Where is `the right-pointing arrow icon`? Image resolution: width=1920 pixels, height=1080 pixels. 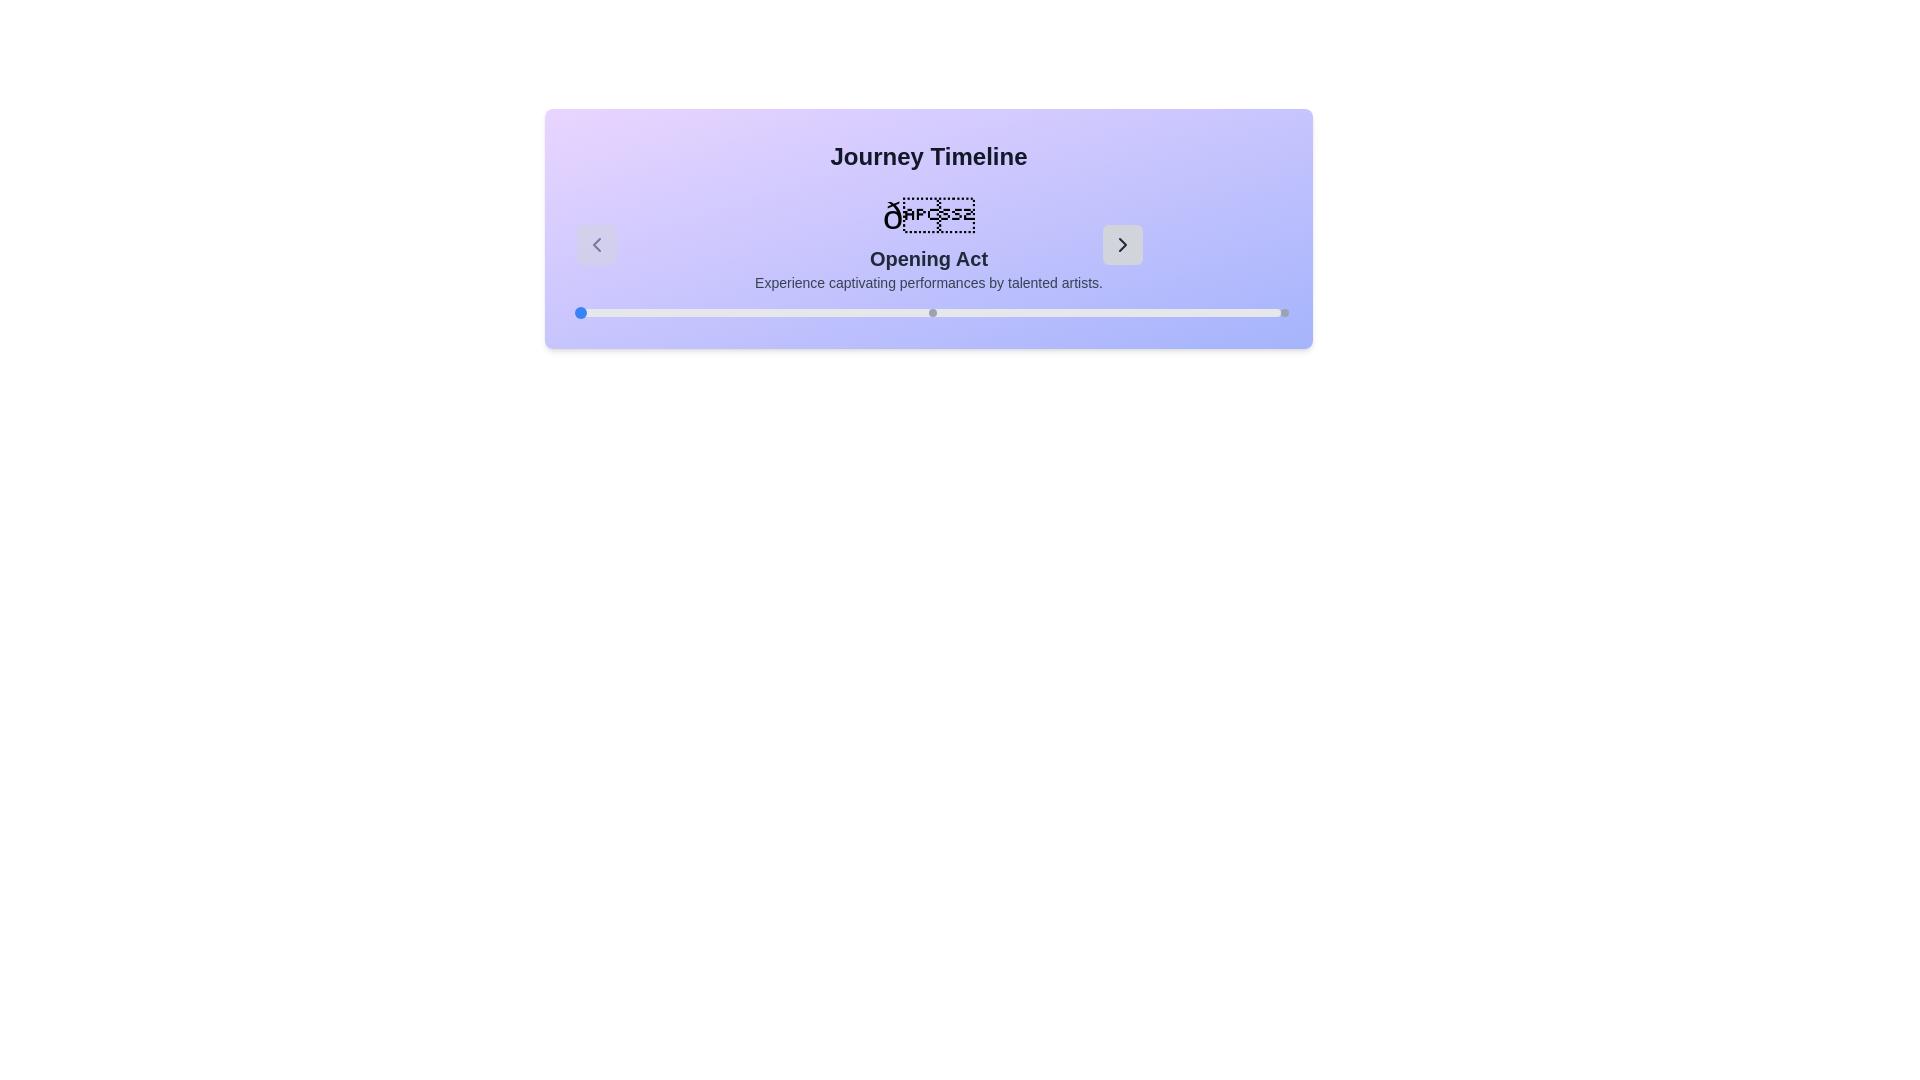 the right-pointing arrow icon is located at coordinates (1123, 244).